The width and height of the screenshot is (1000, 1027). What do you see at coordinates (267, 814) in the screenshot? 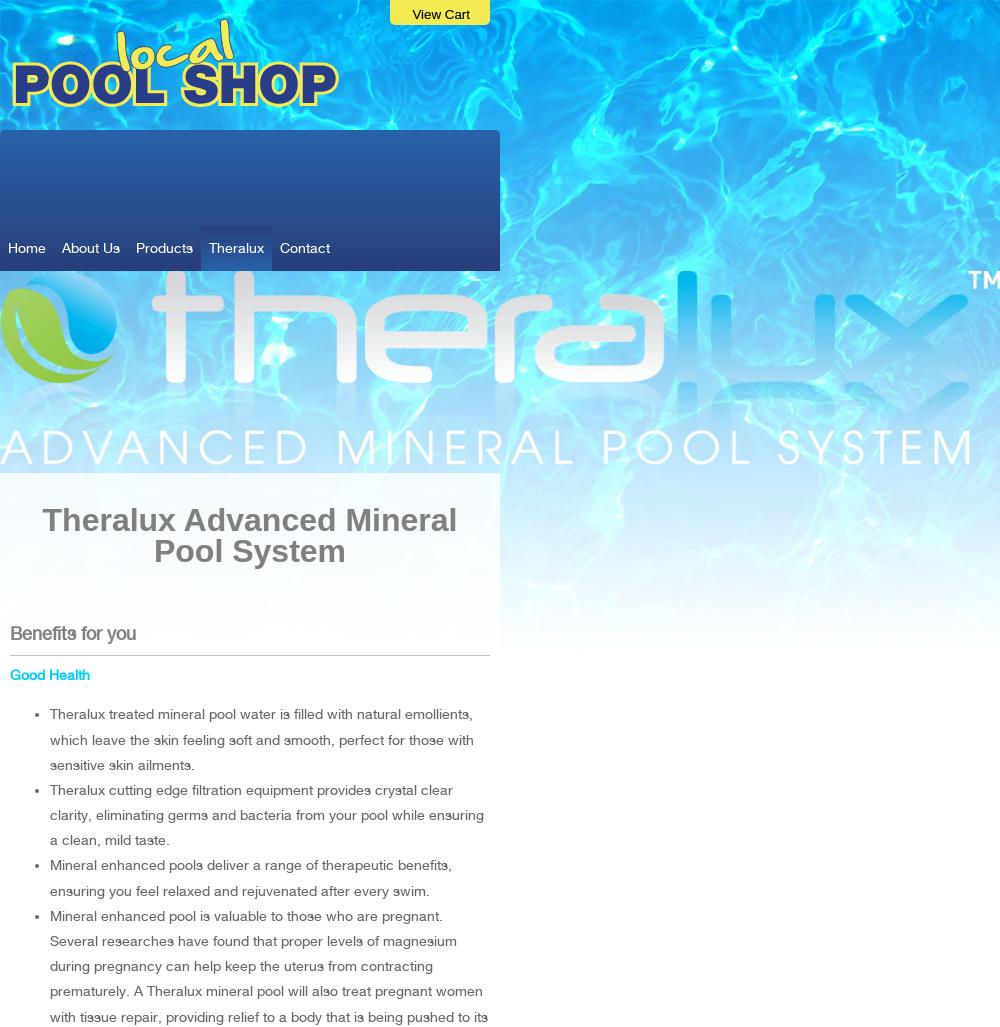
I see `'Theralux cutting edge filtration equipment provides crystal clear clarity, eliminating germs and bacteria from your pool while ensuring a clean, mild taste.'` at bounding box center [267, 814].